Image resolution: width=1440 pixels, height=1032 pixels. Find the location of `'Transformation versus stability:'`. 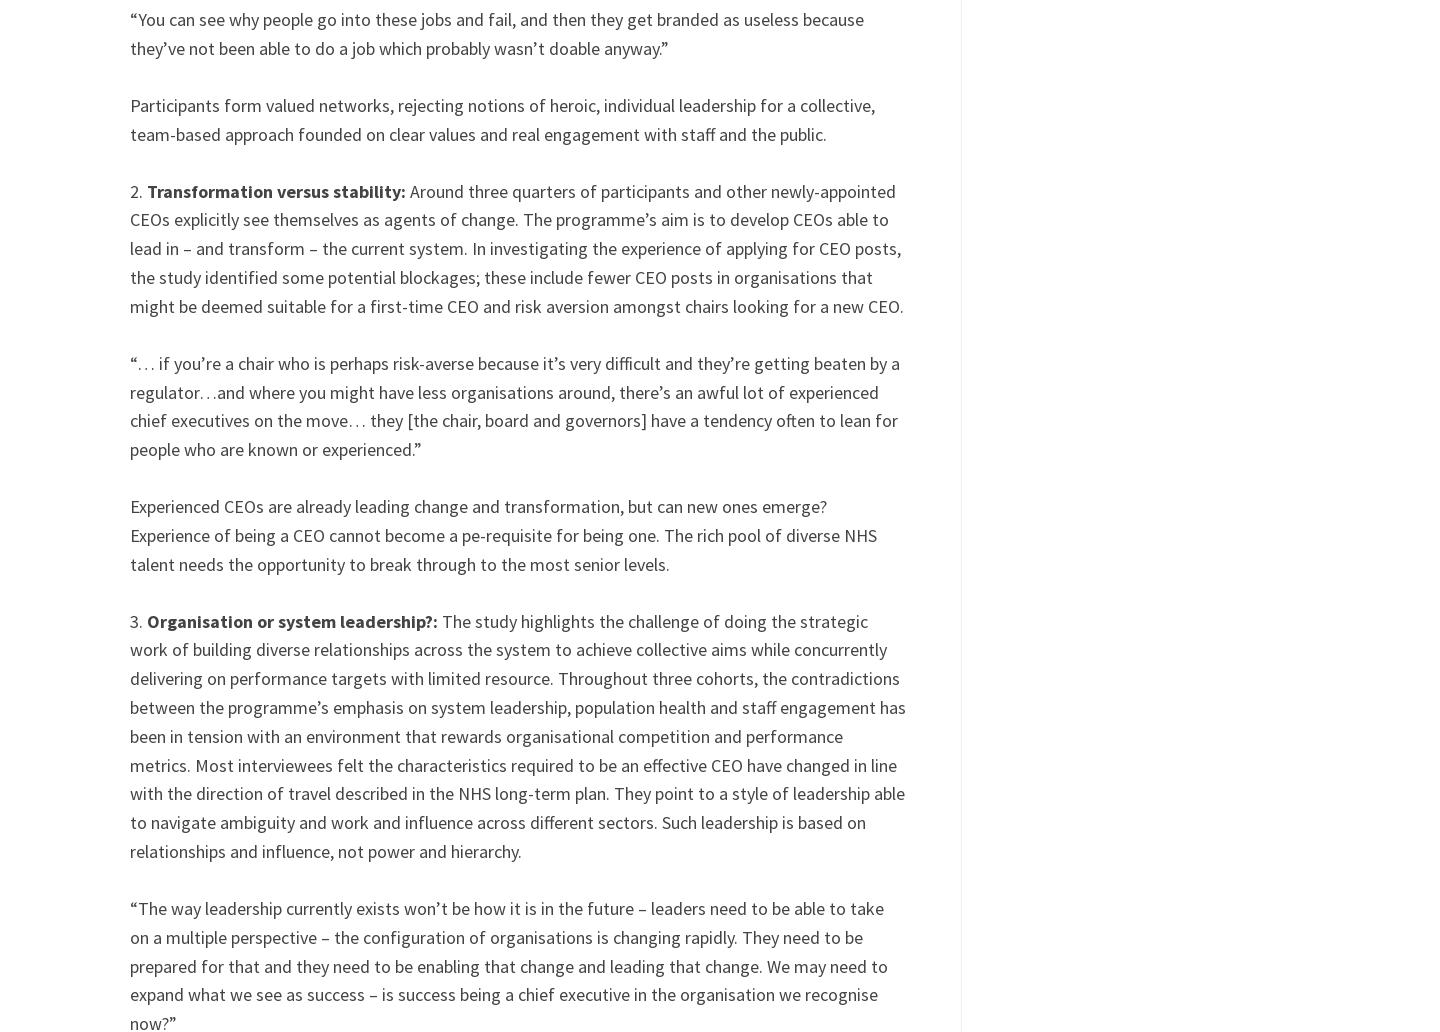

'Transformation versus stability:' is located at coordinates (146, 189).